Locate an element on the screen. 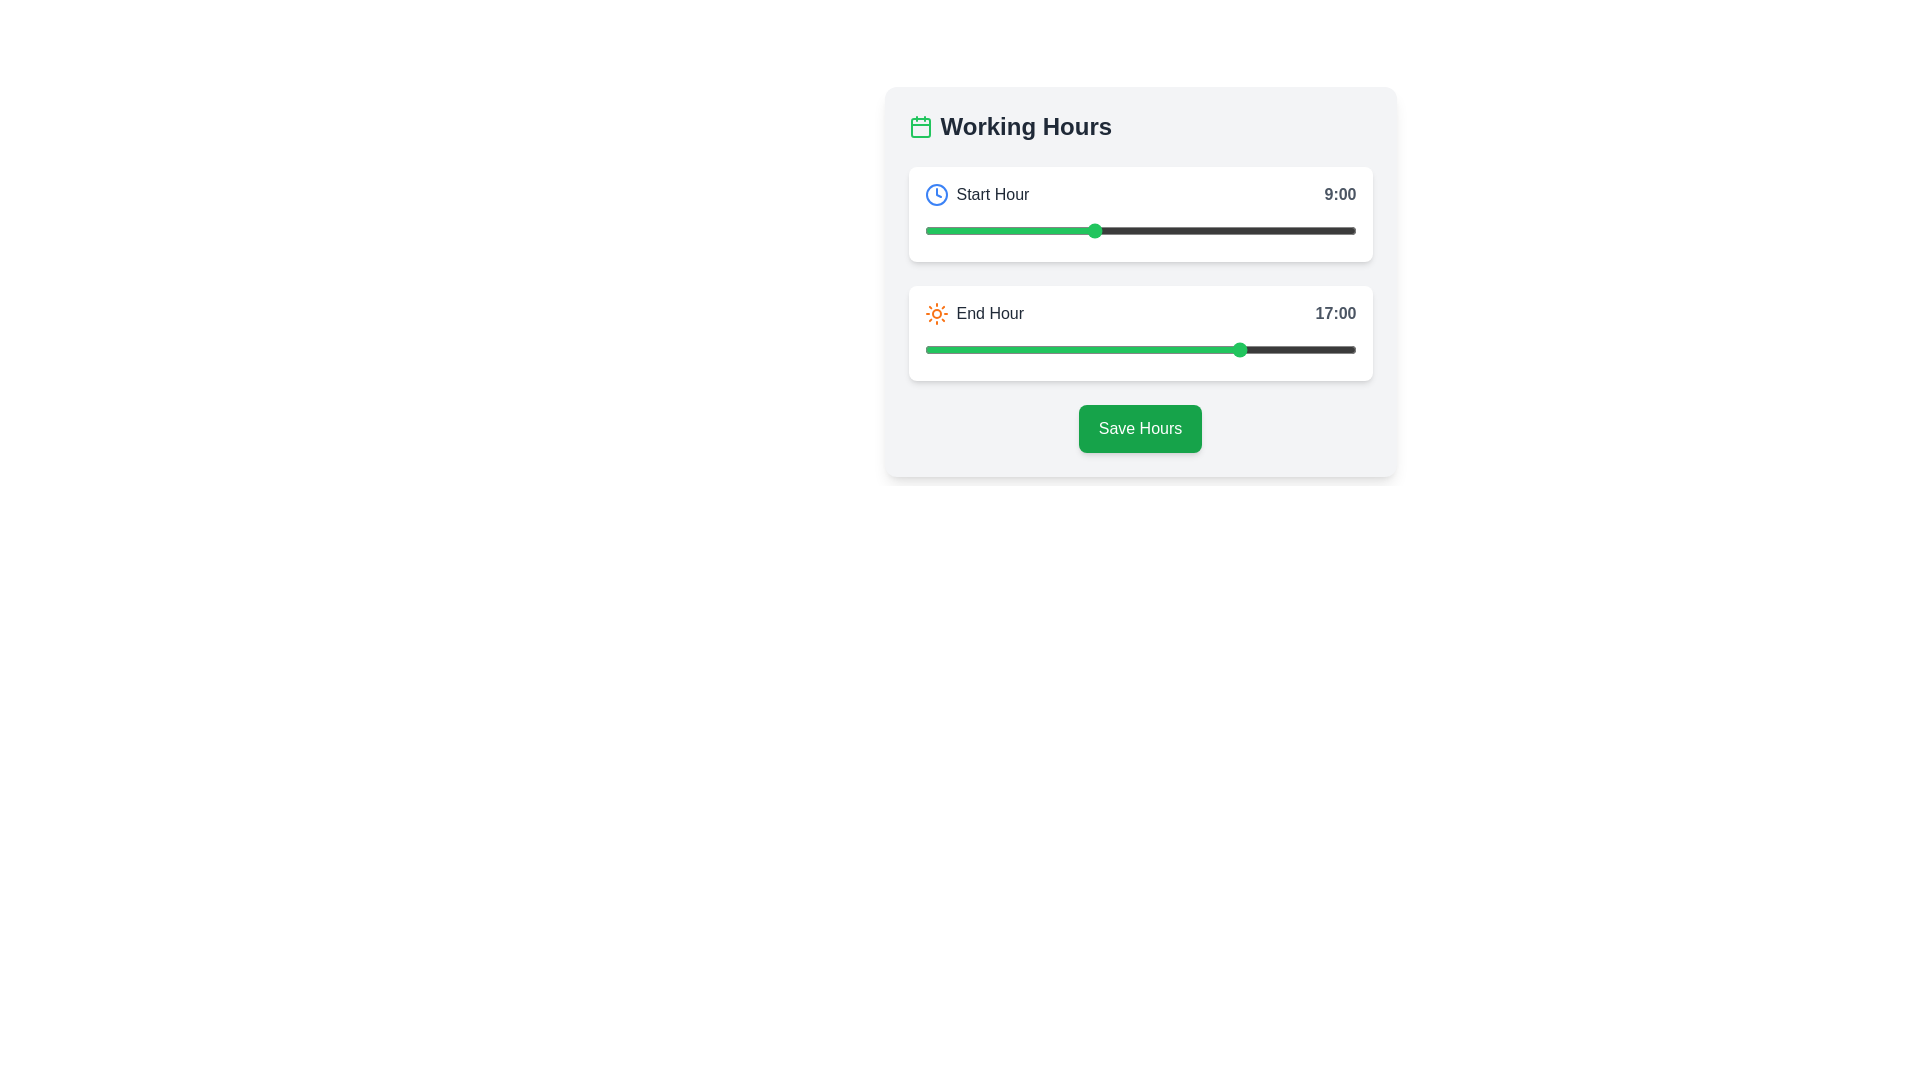 The image size is (1920, 1080). the 'Save Hours' button located within the 'Working Hours' panel to confirm the selected working hour range is located at coordinates (1140, 427).